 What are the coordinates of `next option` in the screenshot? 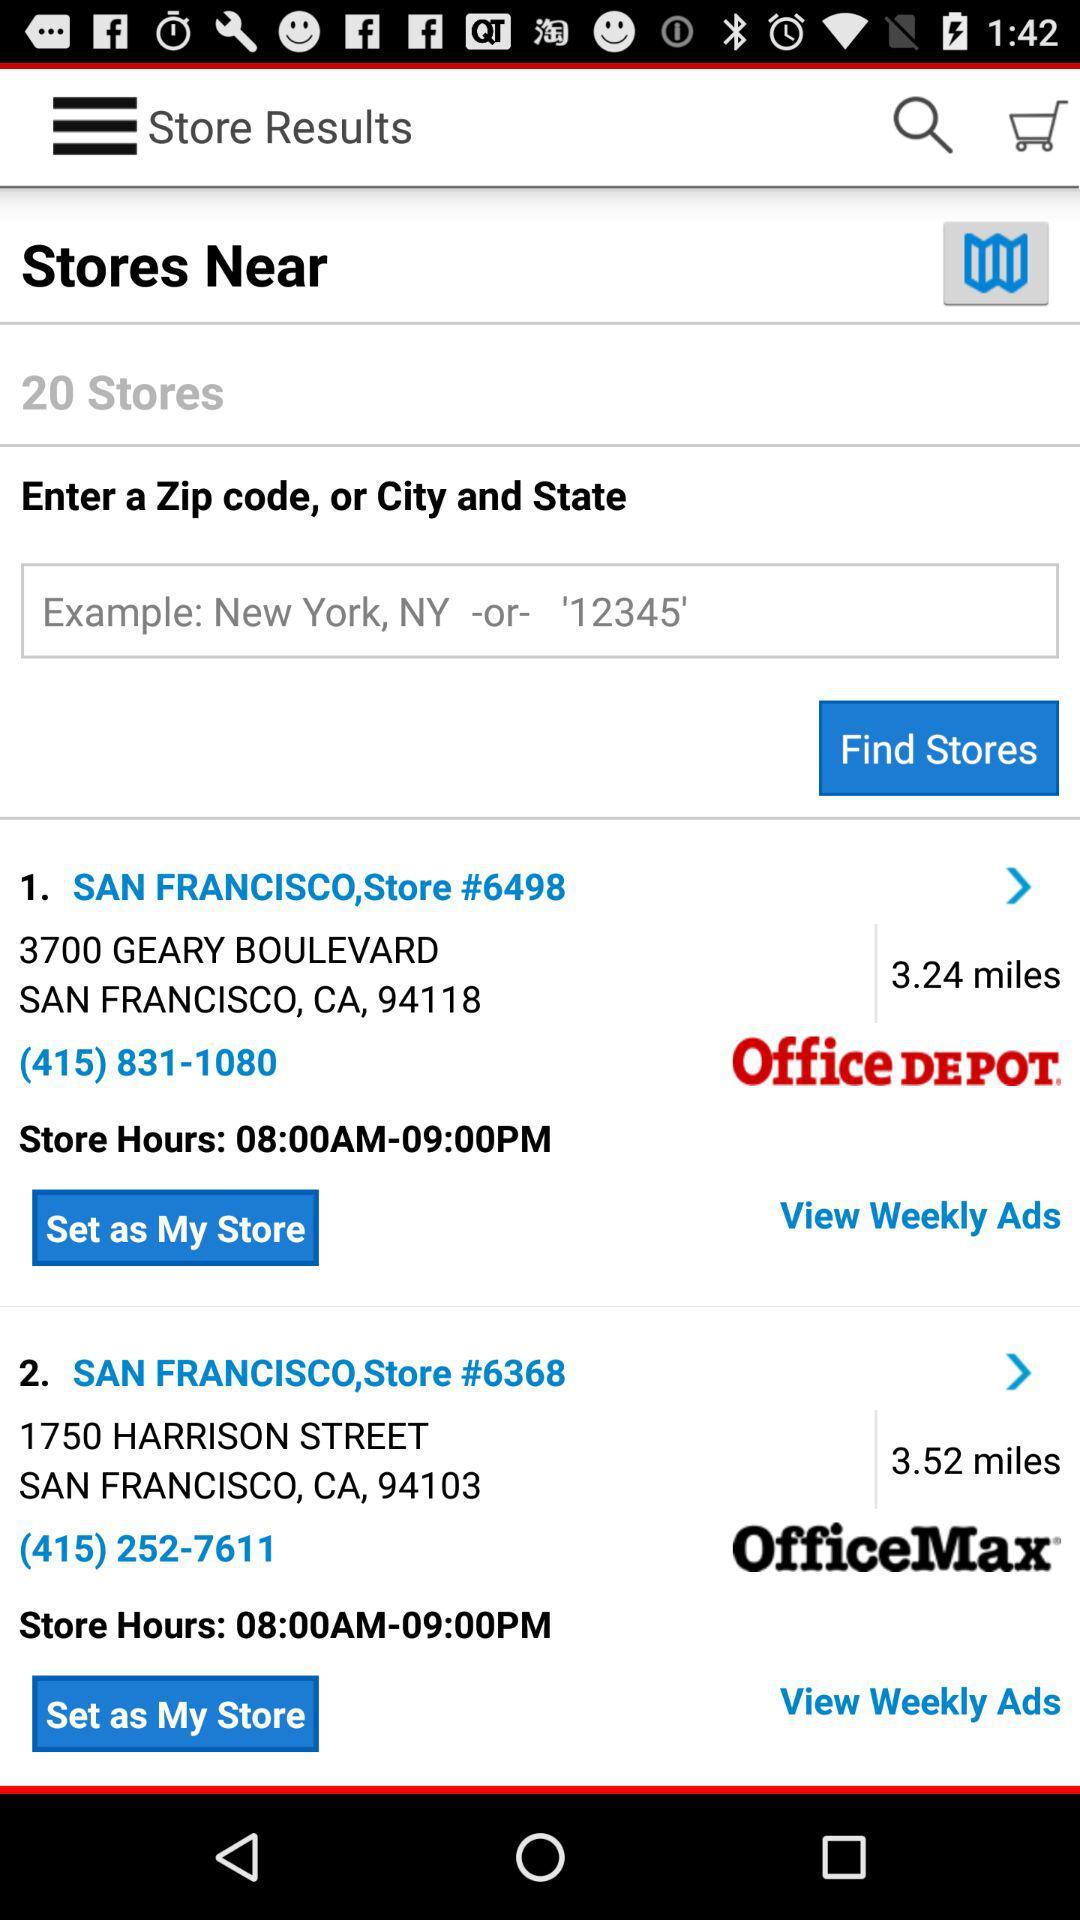 It's located at (1019, 1370).